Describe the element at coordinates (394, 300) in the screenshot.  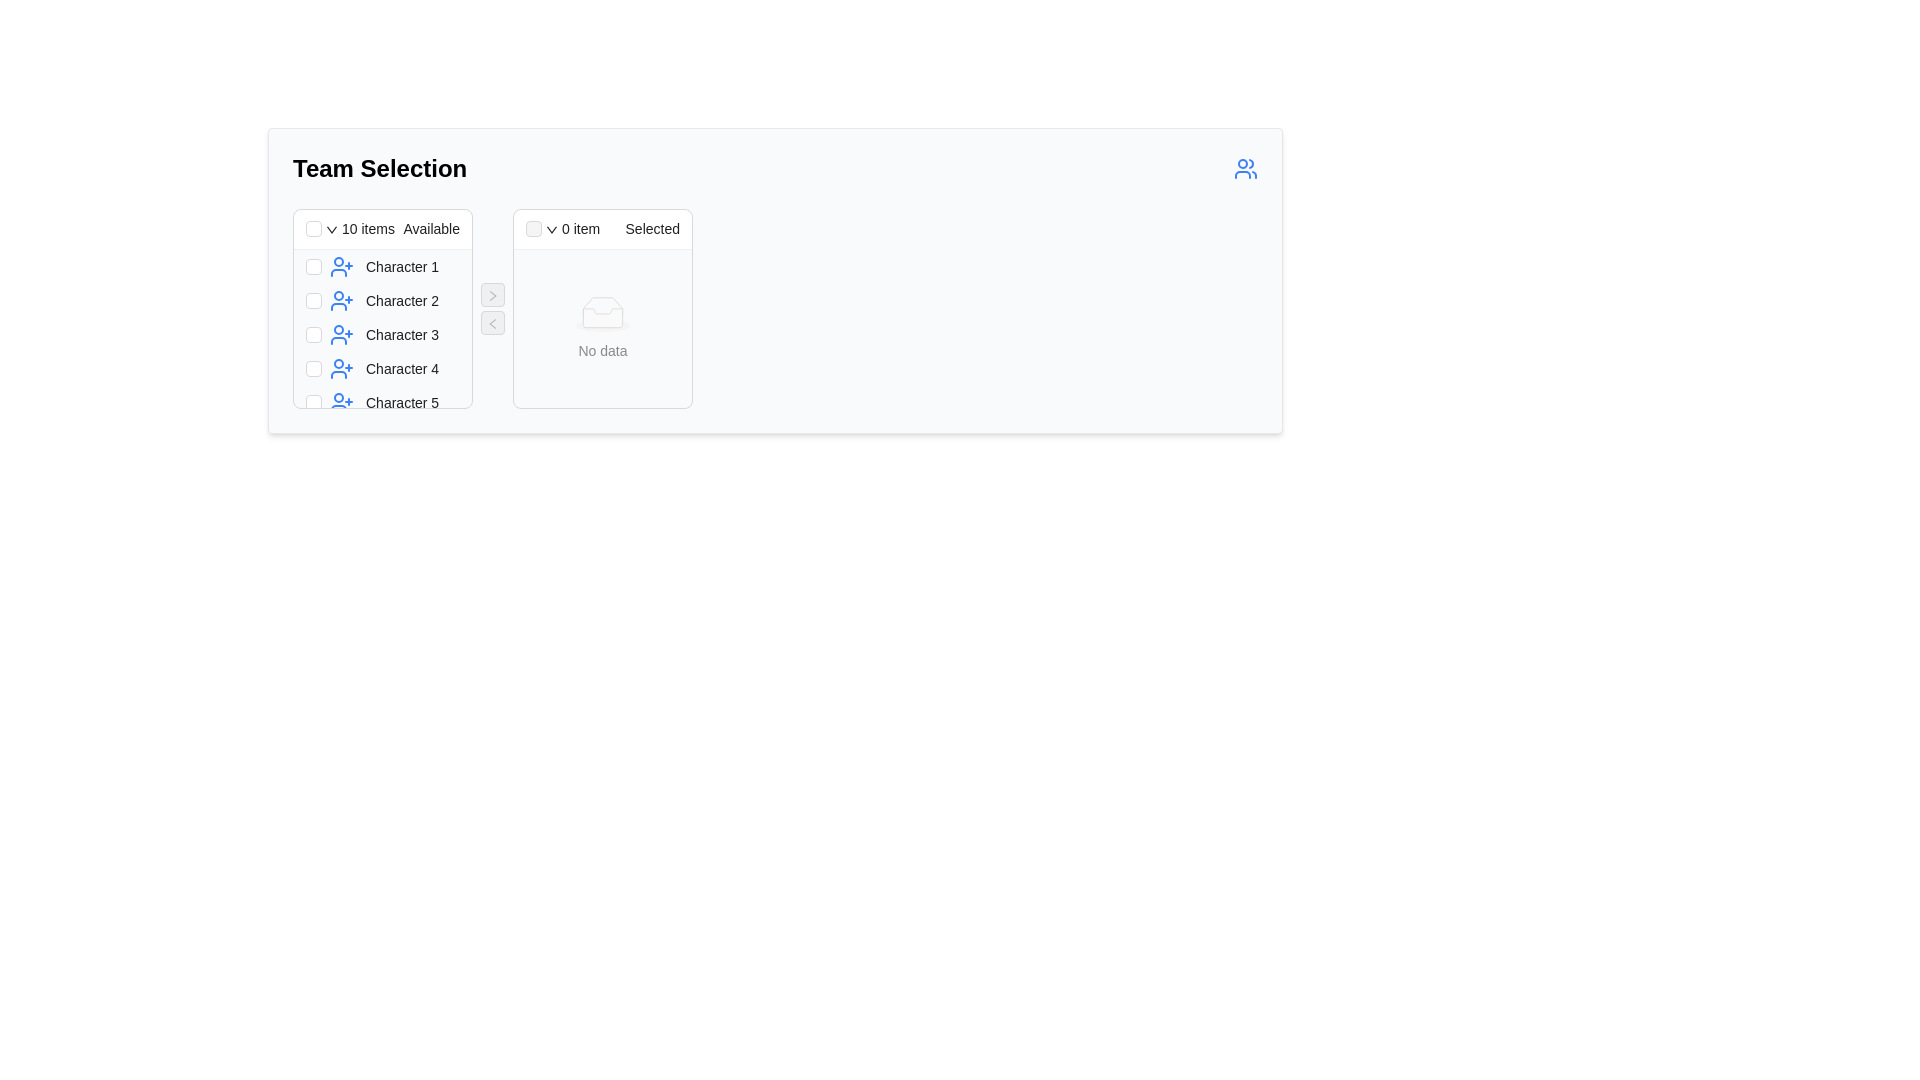
I see `the second list entry in the '10 items Available' panel to observe its styling changes` at that location.